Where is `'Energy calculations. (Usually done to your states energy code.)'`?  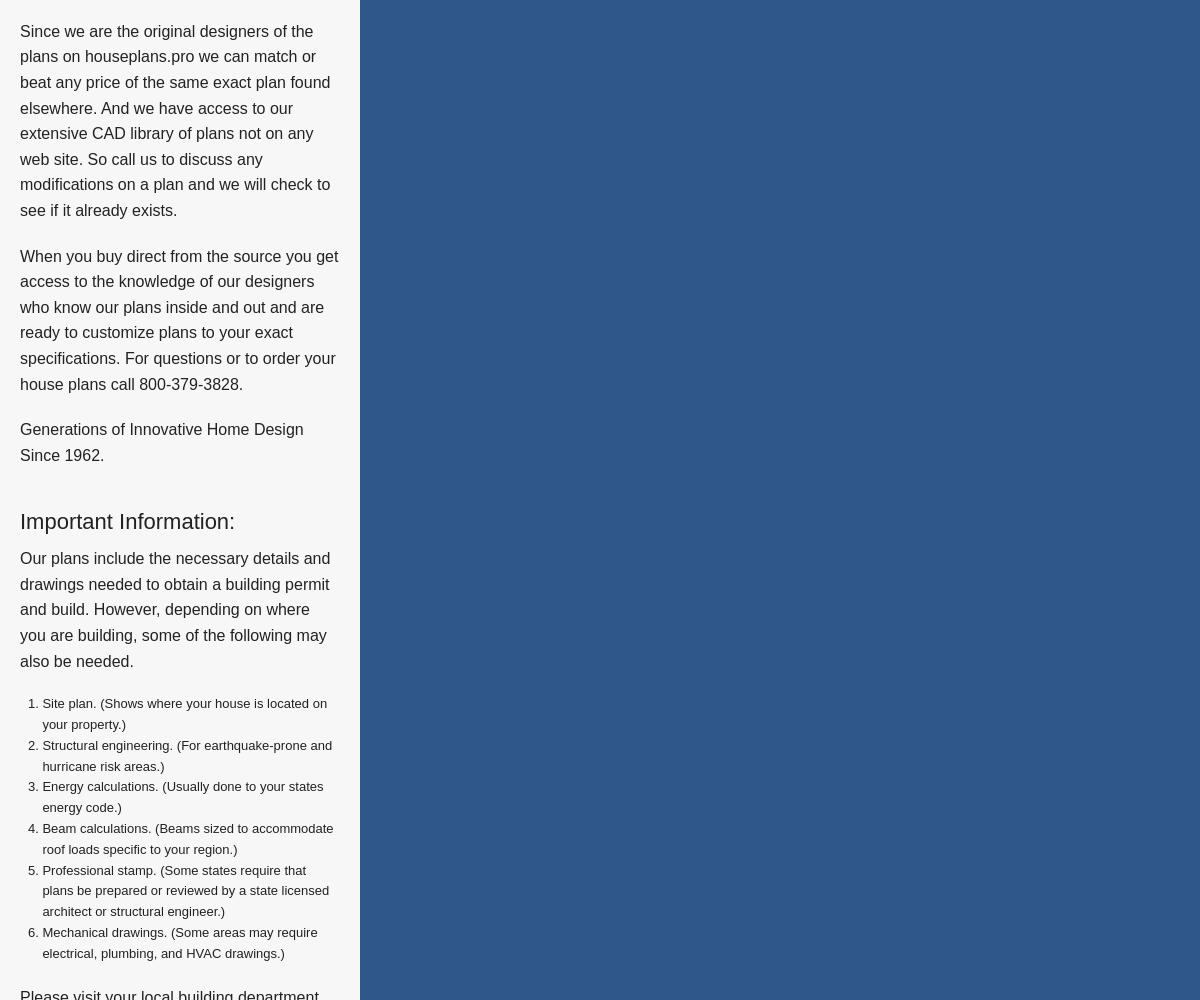
'Energy calculations. (Usually done to your states energy code.)' is located at coordinates (181, 797).